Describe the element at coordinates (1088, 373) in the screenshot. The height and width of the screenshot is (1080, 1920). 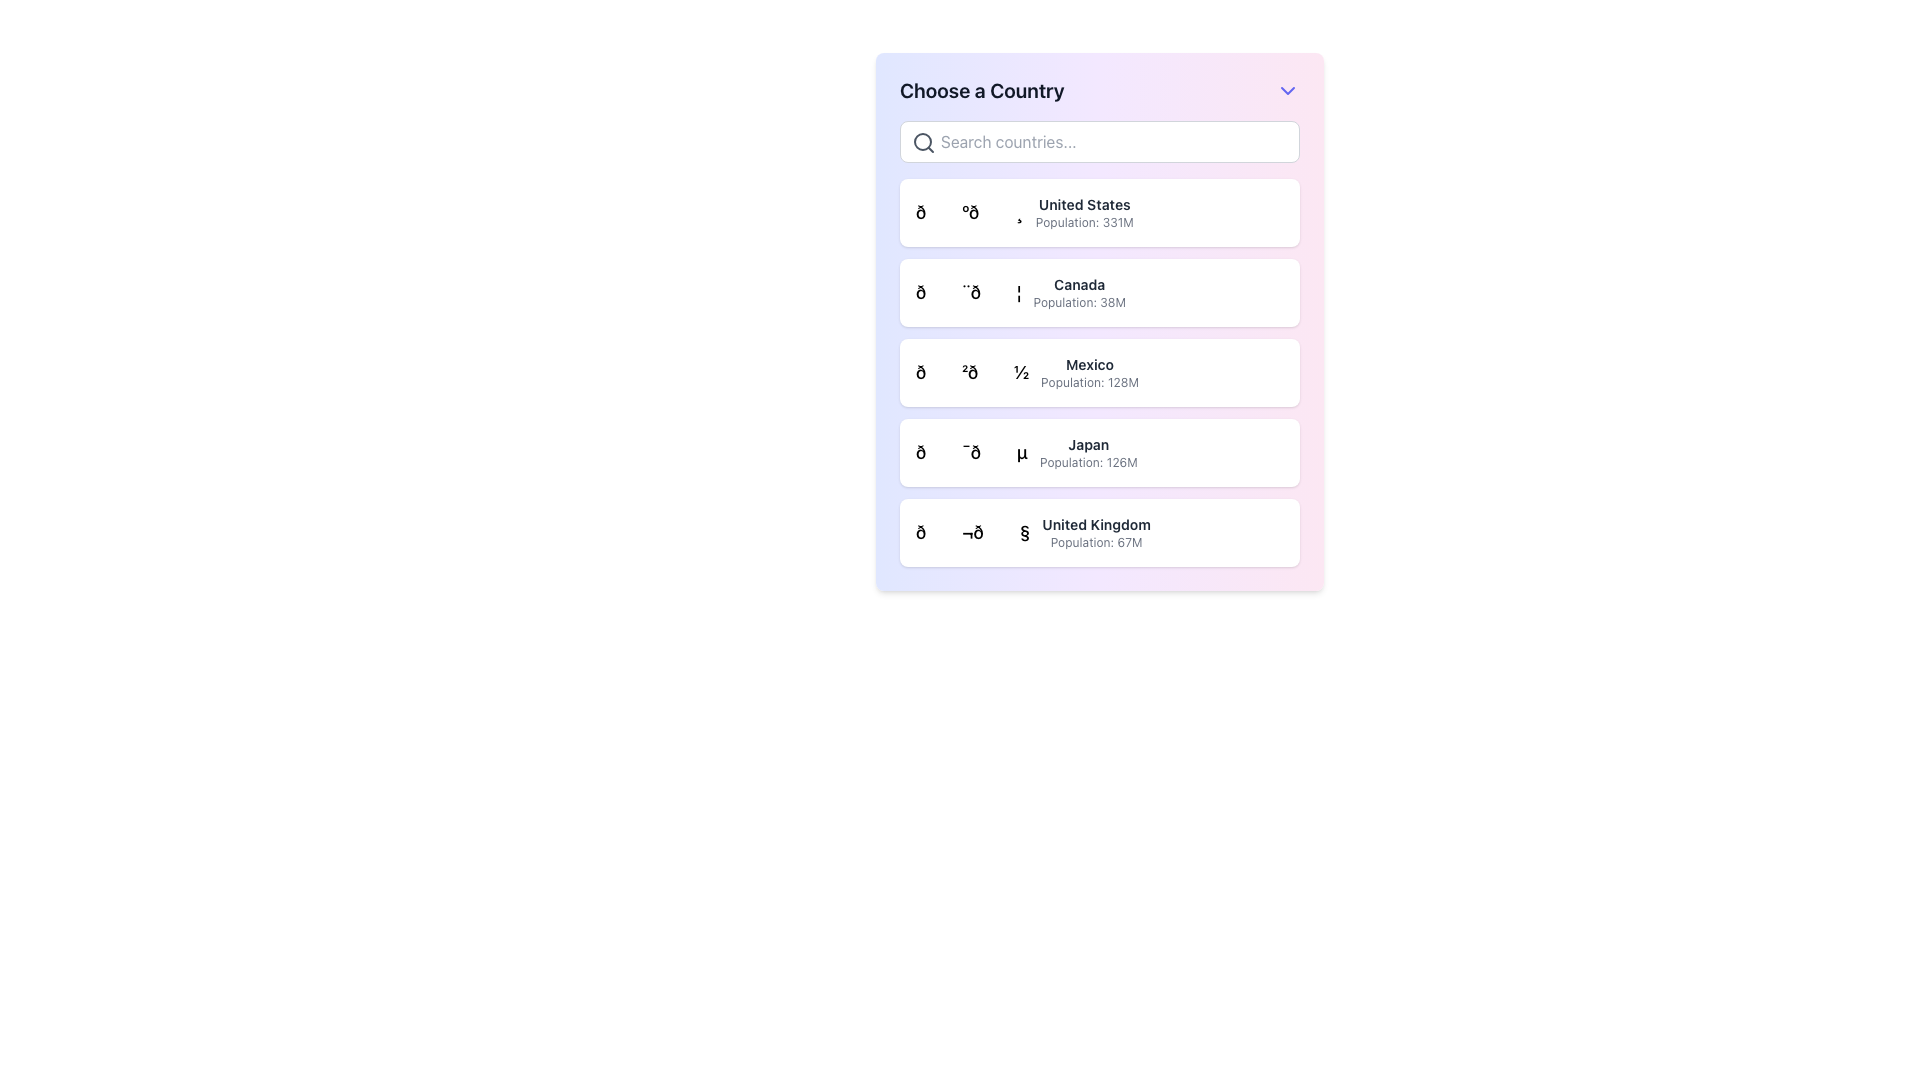
I see `the text element displaying information about Mexico, which is part of a selection list and located adjacent to a flag icon` at that location.